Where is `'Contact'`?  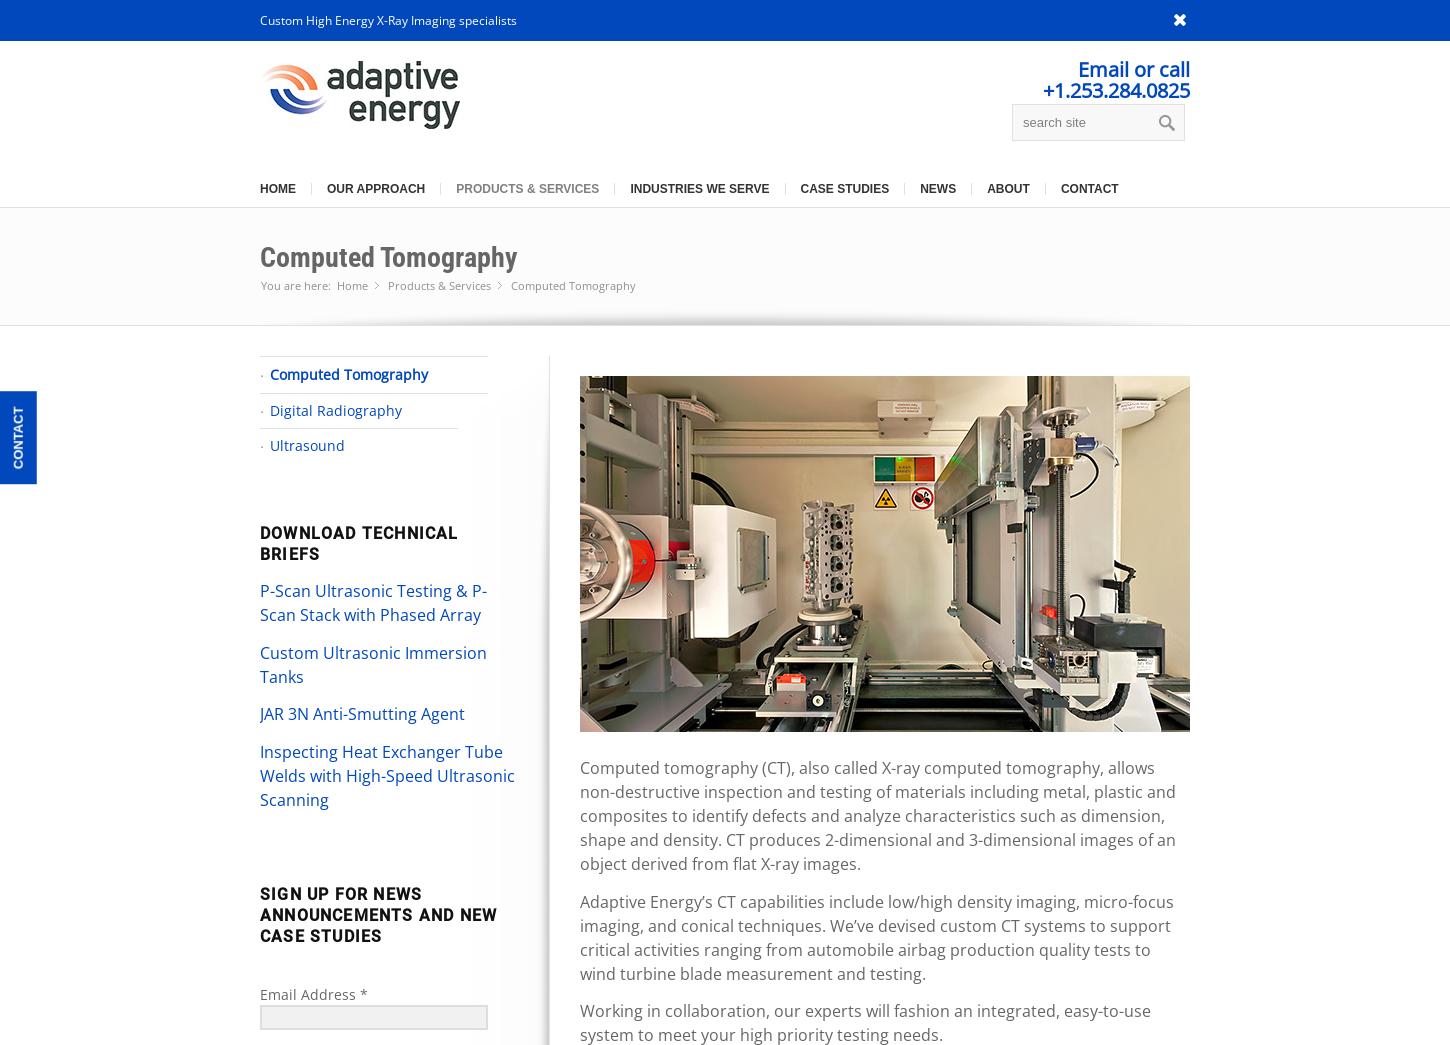 'Contact' is located at coordinates (17, 437).